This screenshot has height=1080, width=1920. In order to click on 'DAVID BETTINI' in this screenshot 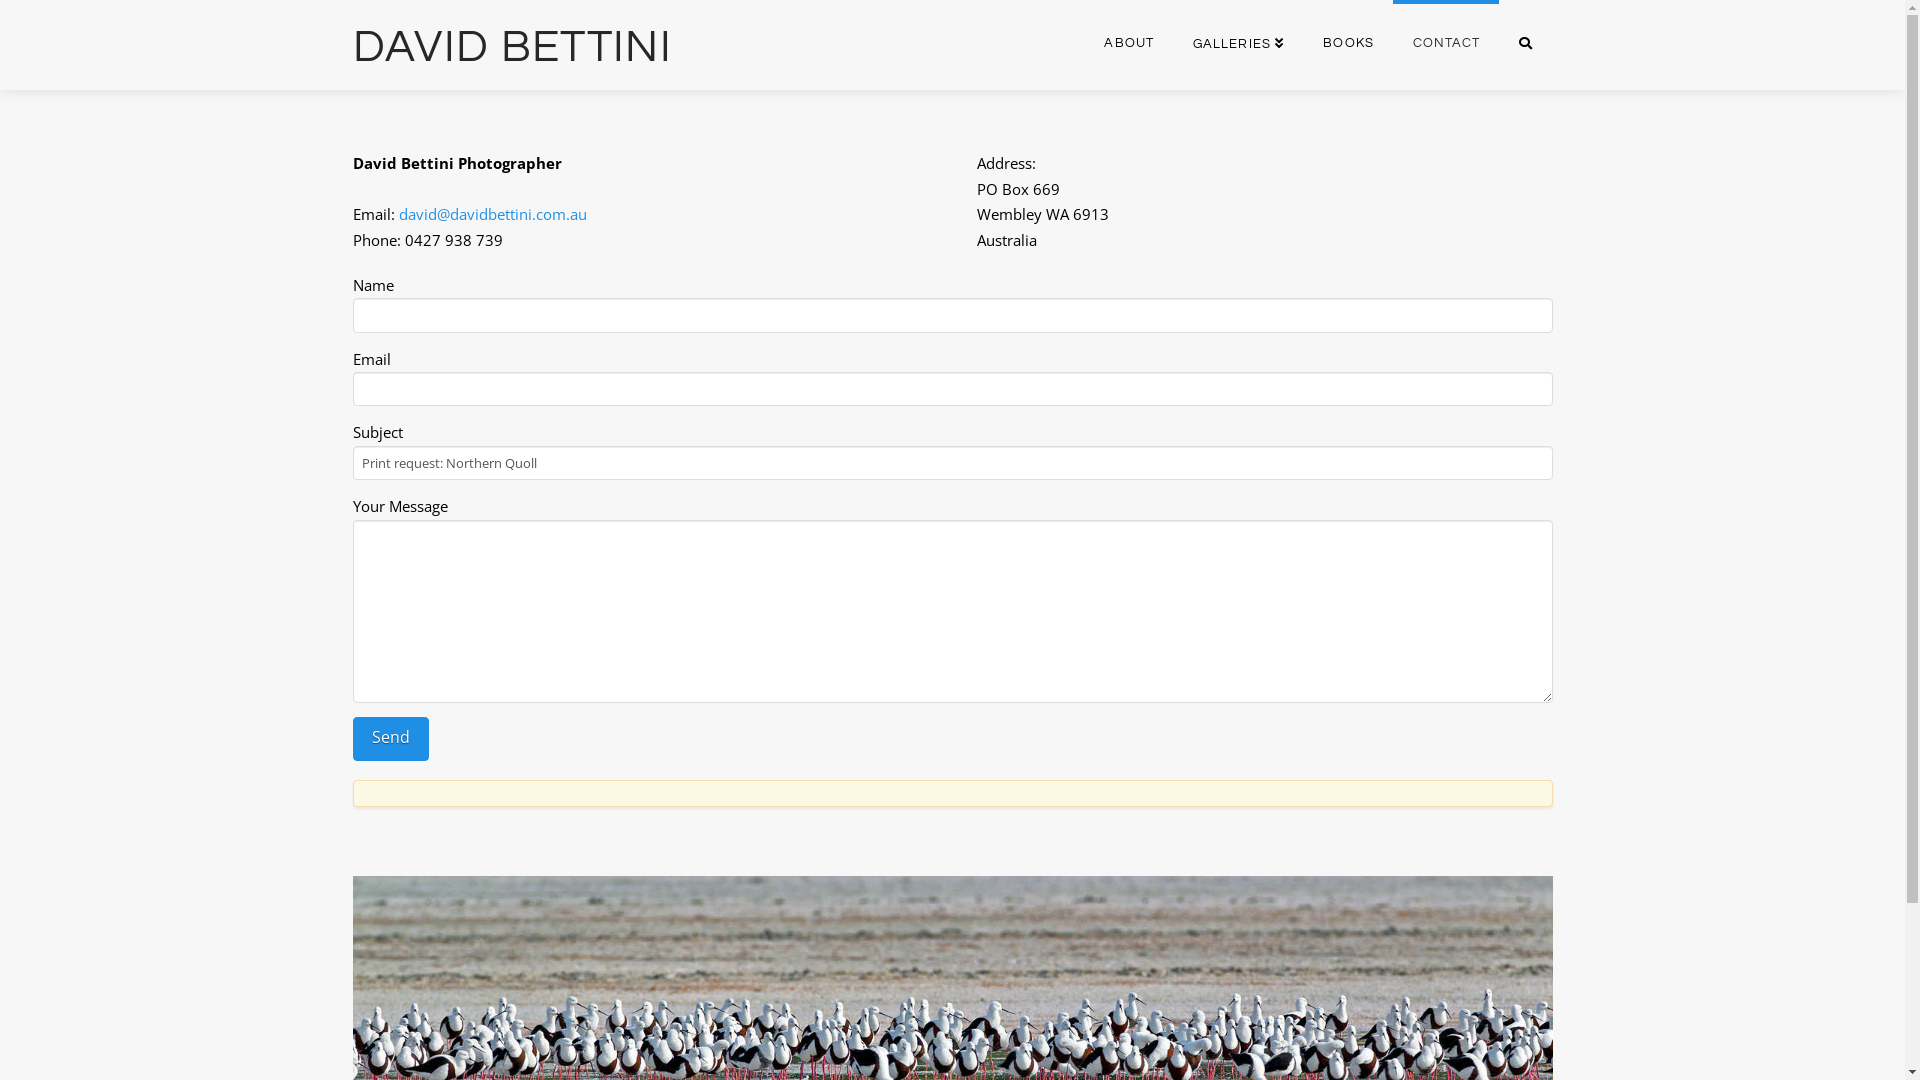, I will do `click(512, 46)`.